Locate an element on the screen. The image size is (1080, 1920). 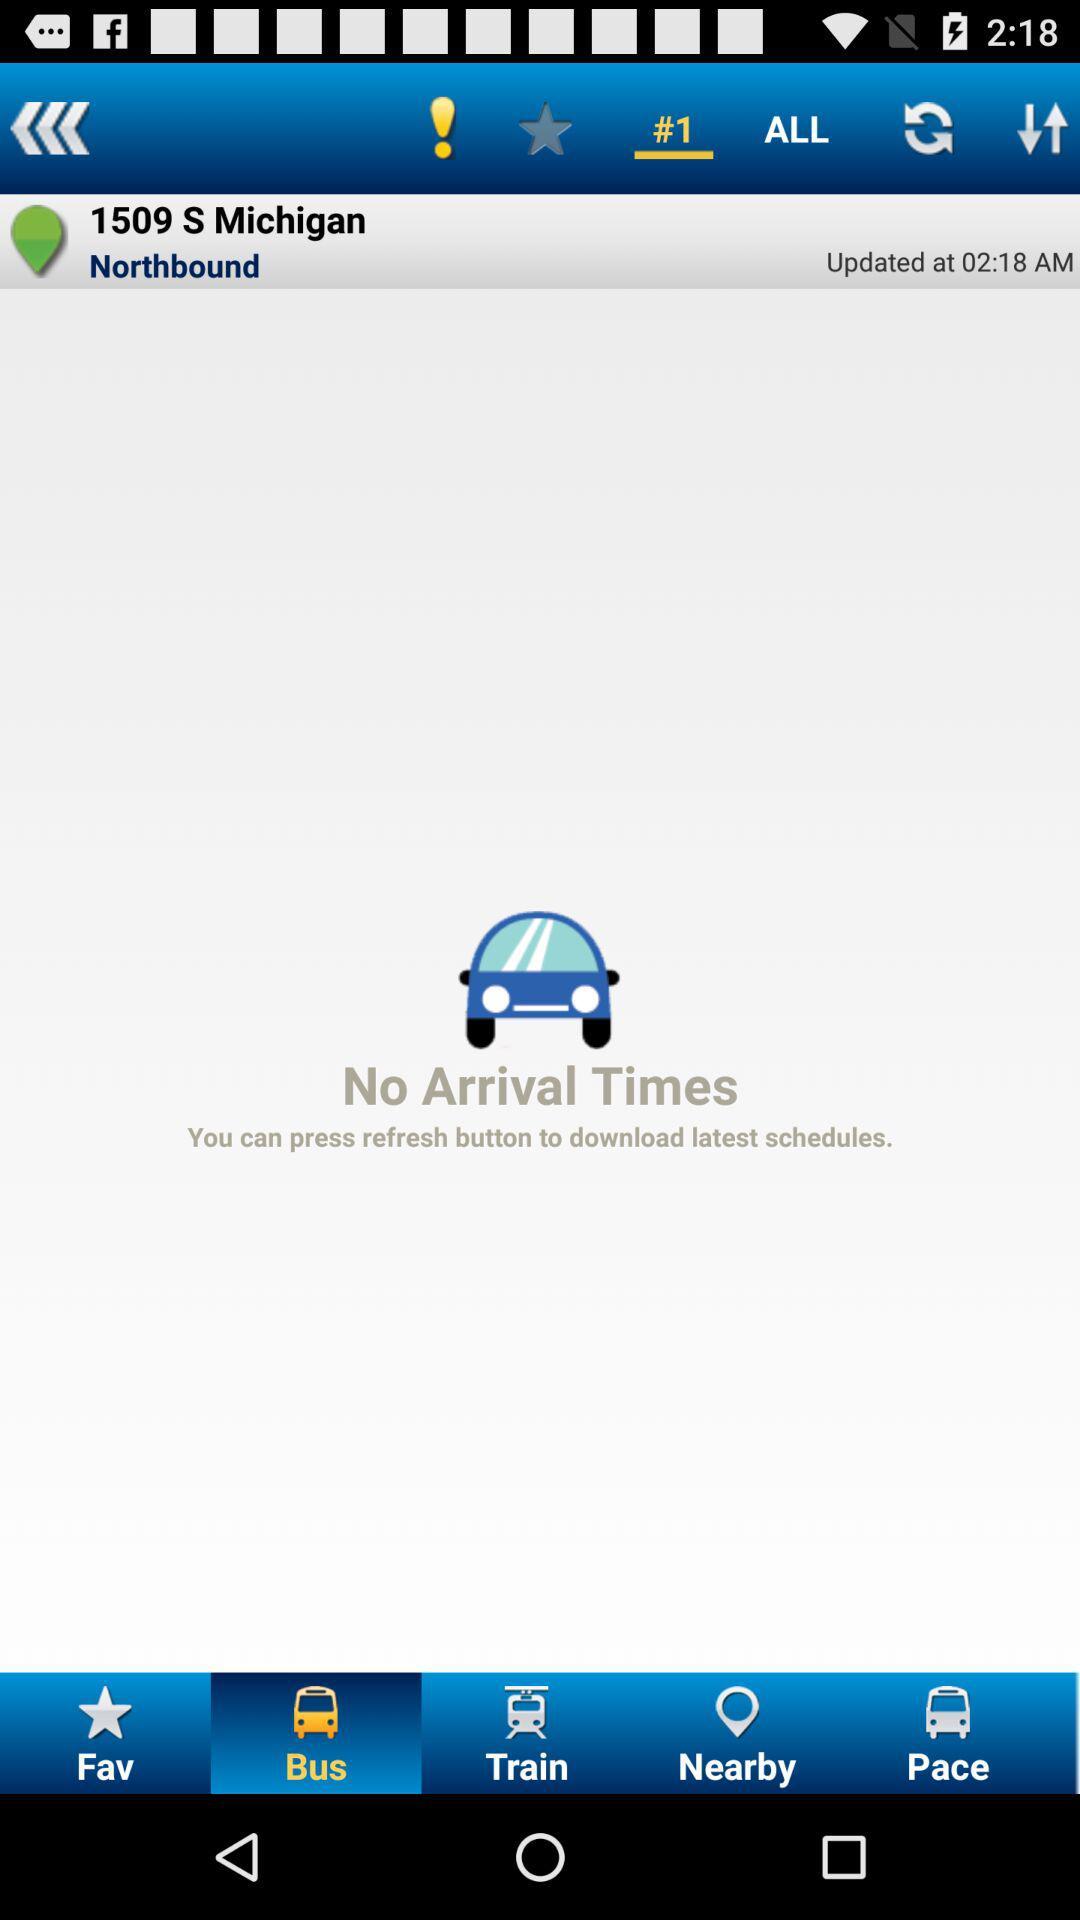
button next to the   #1 is located at coordinates (545, 127).